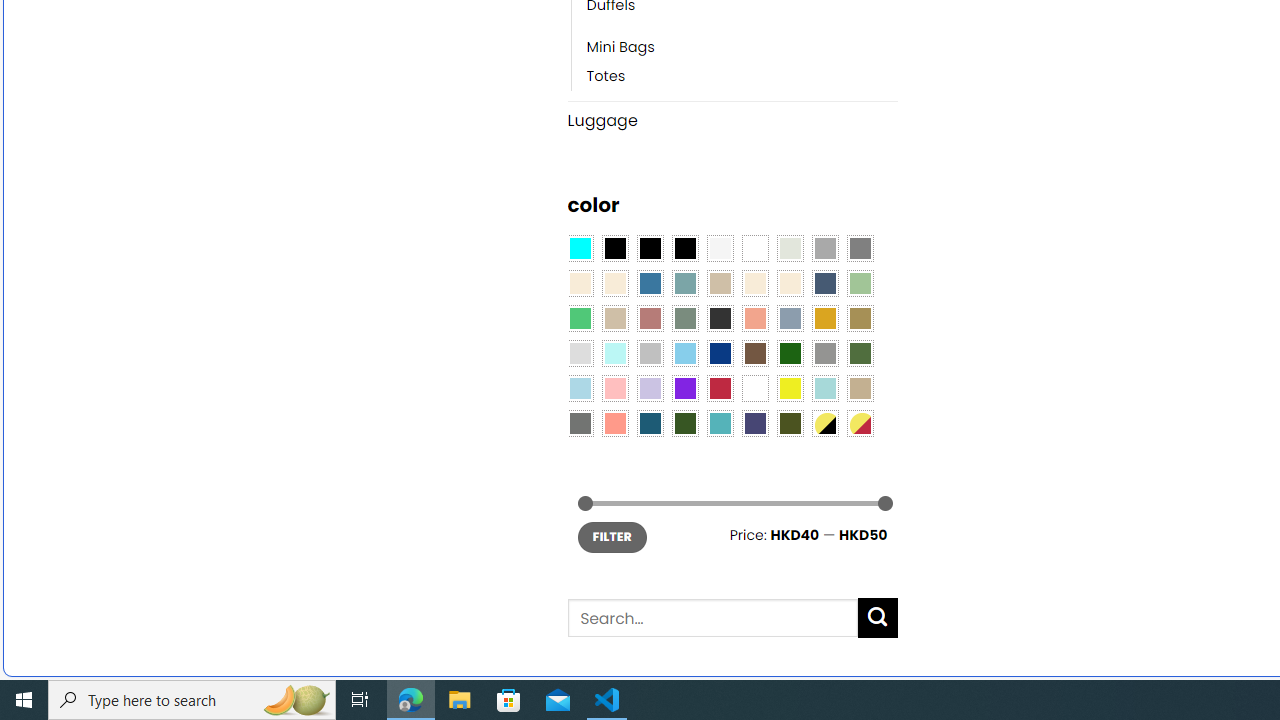 This screenshot has height=720, width=1280. I want to click on 'Blue', so click(650, 283).